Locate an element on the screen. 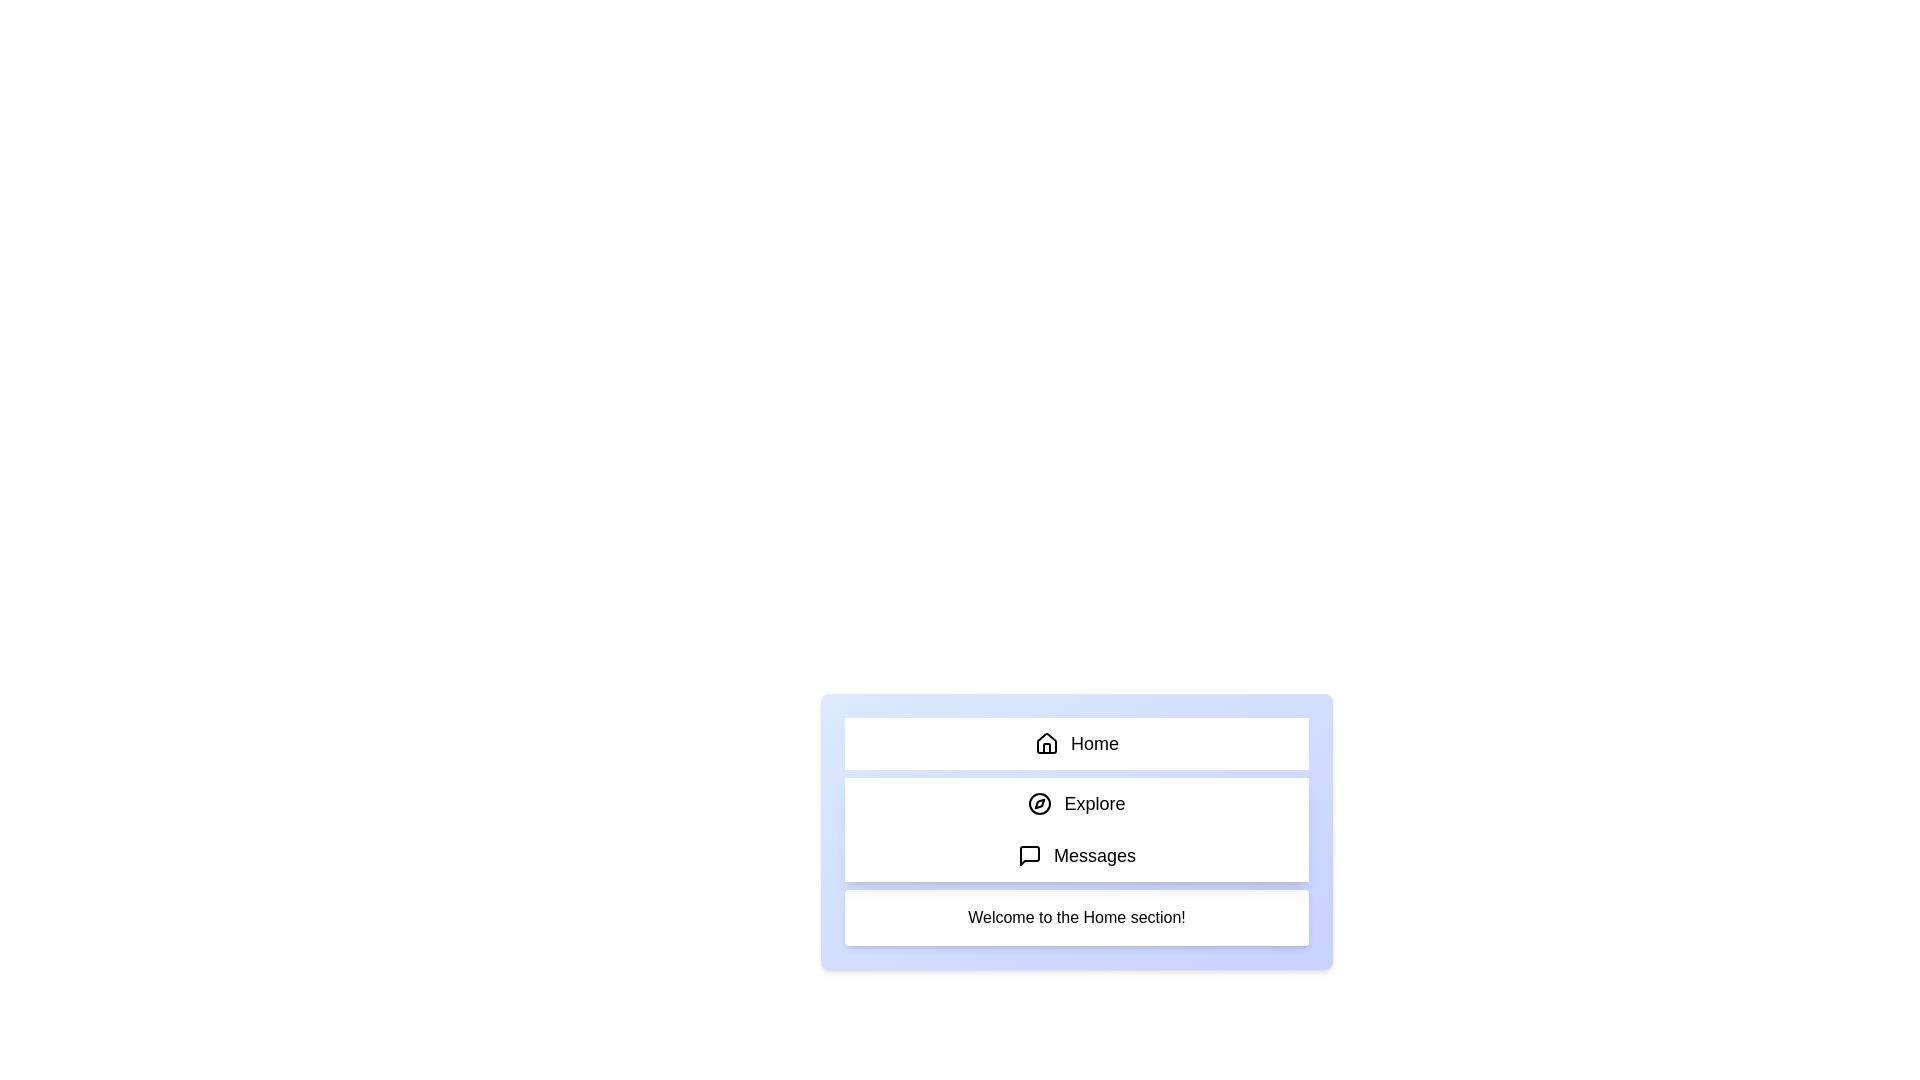 The width and height of the screenshot is (1920, 1080). the Explore tab to switch to it is located at coordinates (1075, 802).